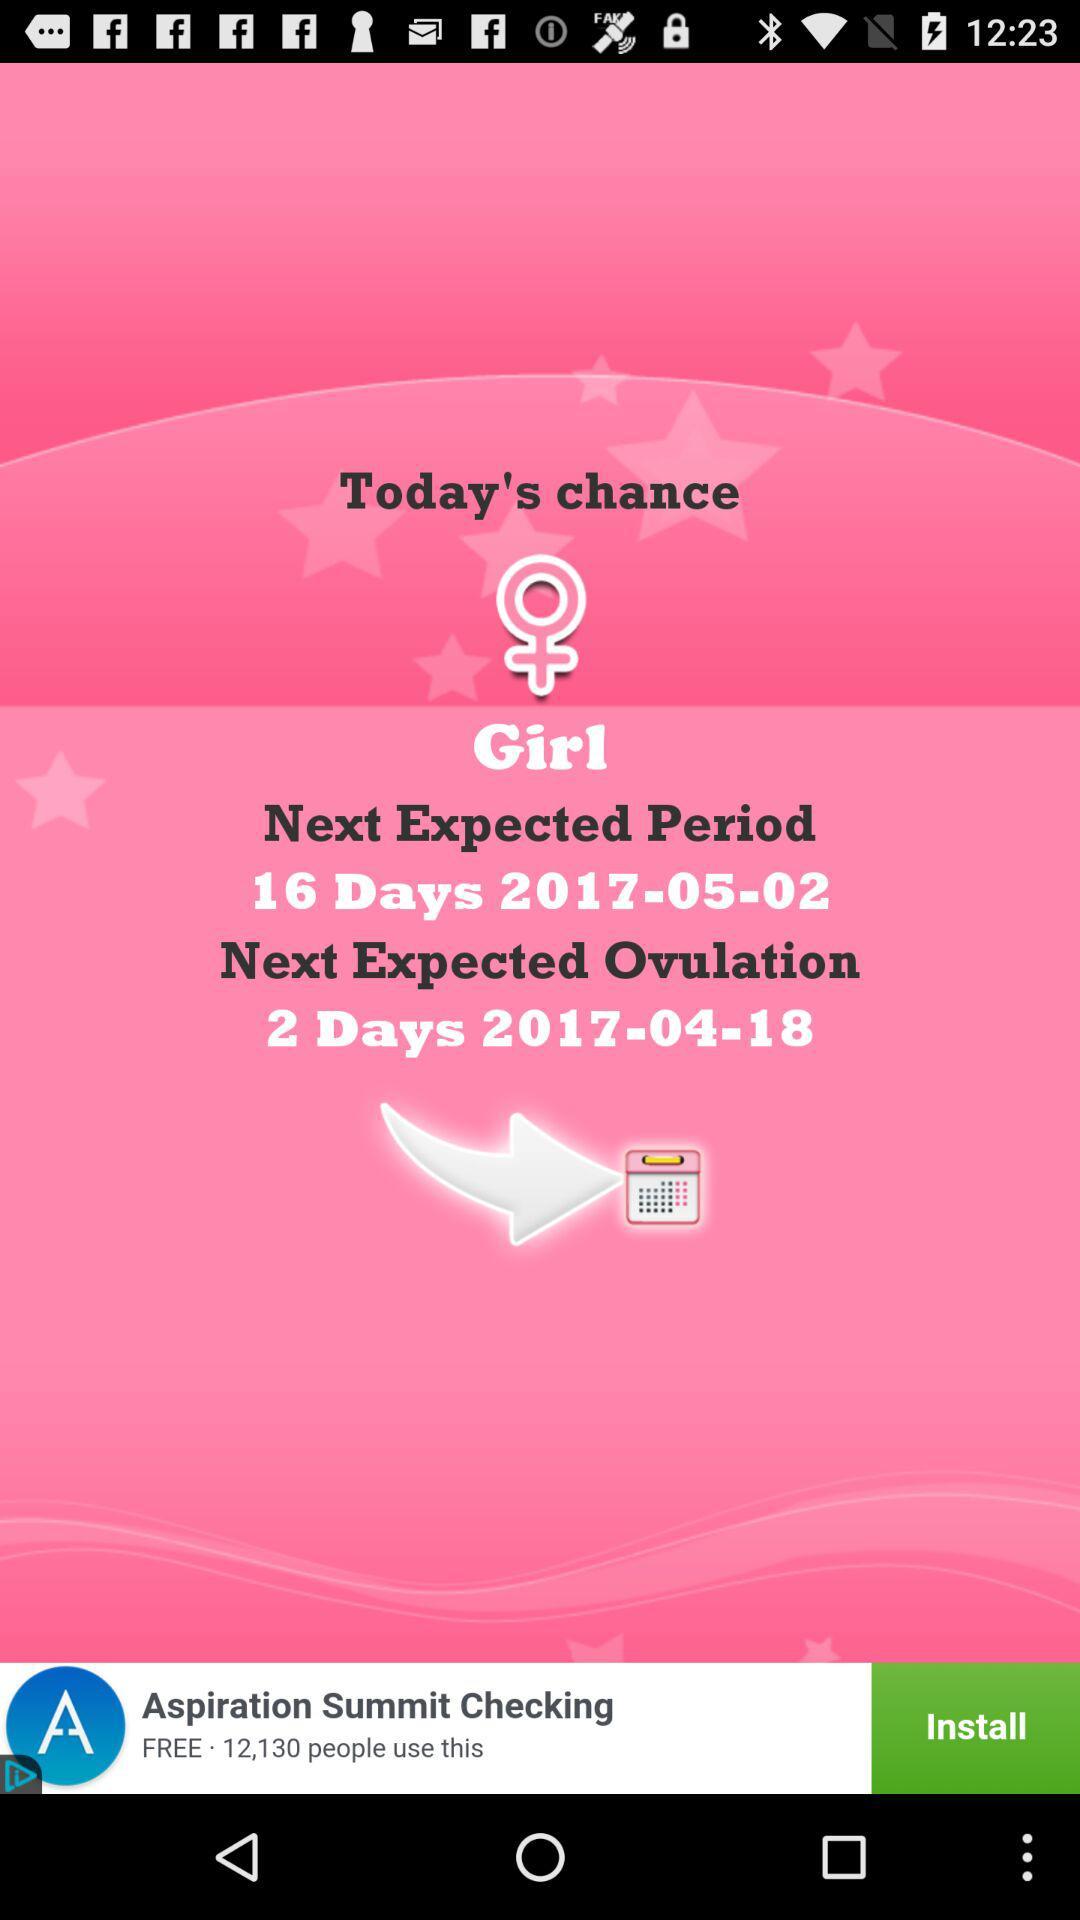 The height and width of the screenshot is (1920, 1080). What do you see at coordinates (540, 1727) in the screenshot?
I see `for advertisement` at bounding box center [540, 1727].